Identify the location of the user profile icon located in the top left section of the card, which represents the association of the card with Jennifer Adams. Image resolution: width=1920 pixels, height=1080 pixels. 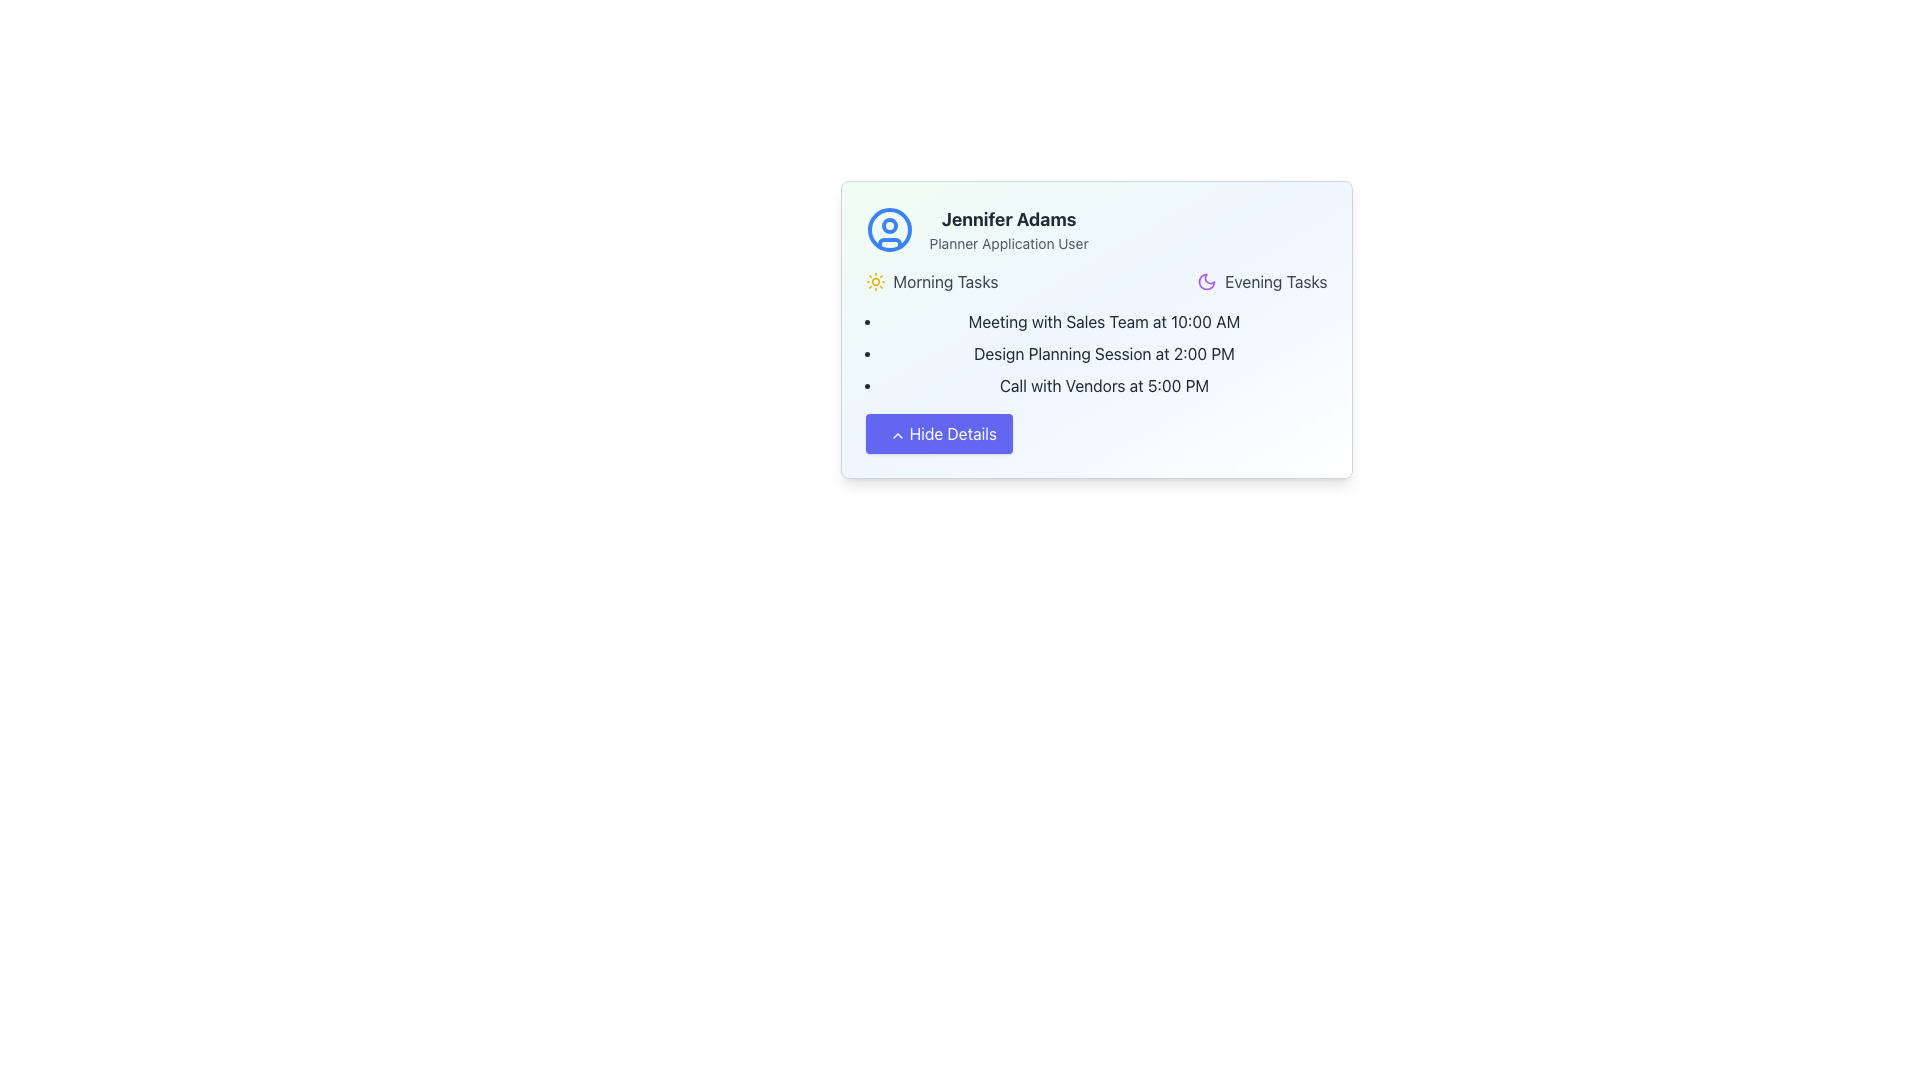
(888, 229).